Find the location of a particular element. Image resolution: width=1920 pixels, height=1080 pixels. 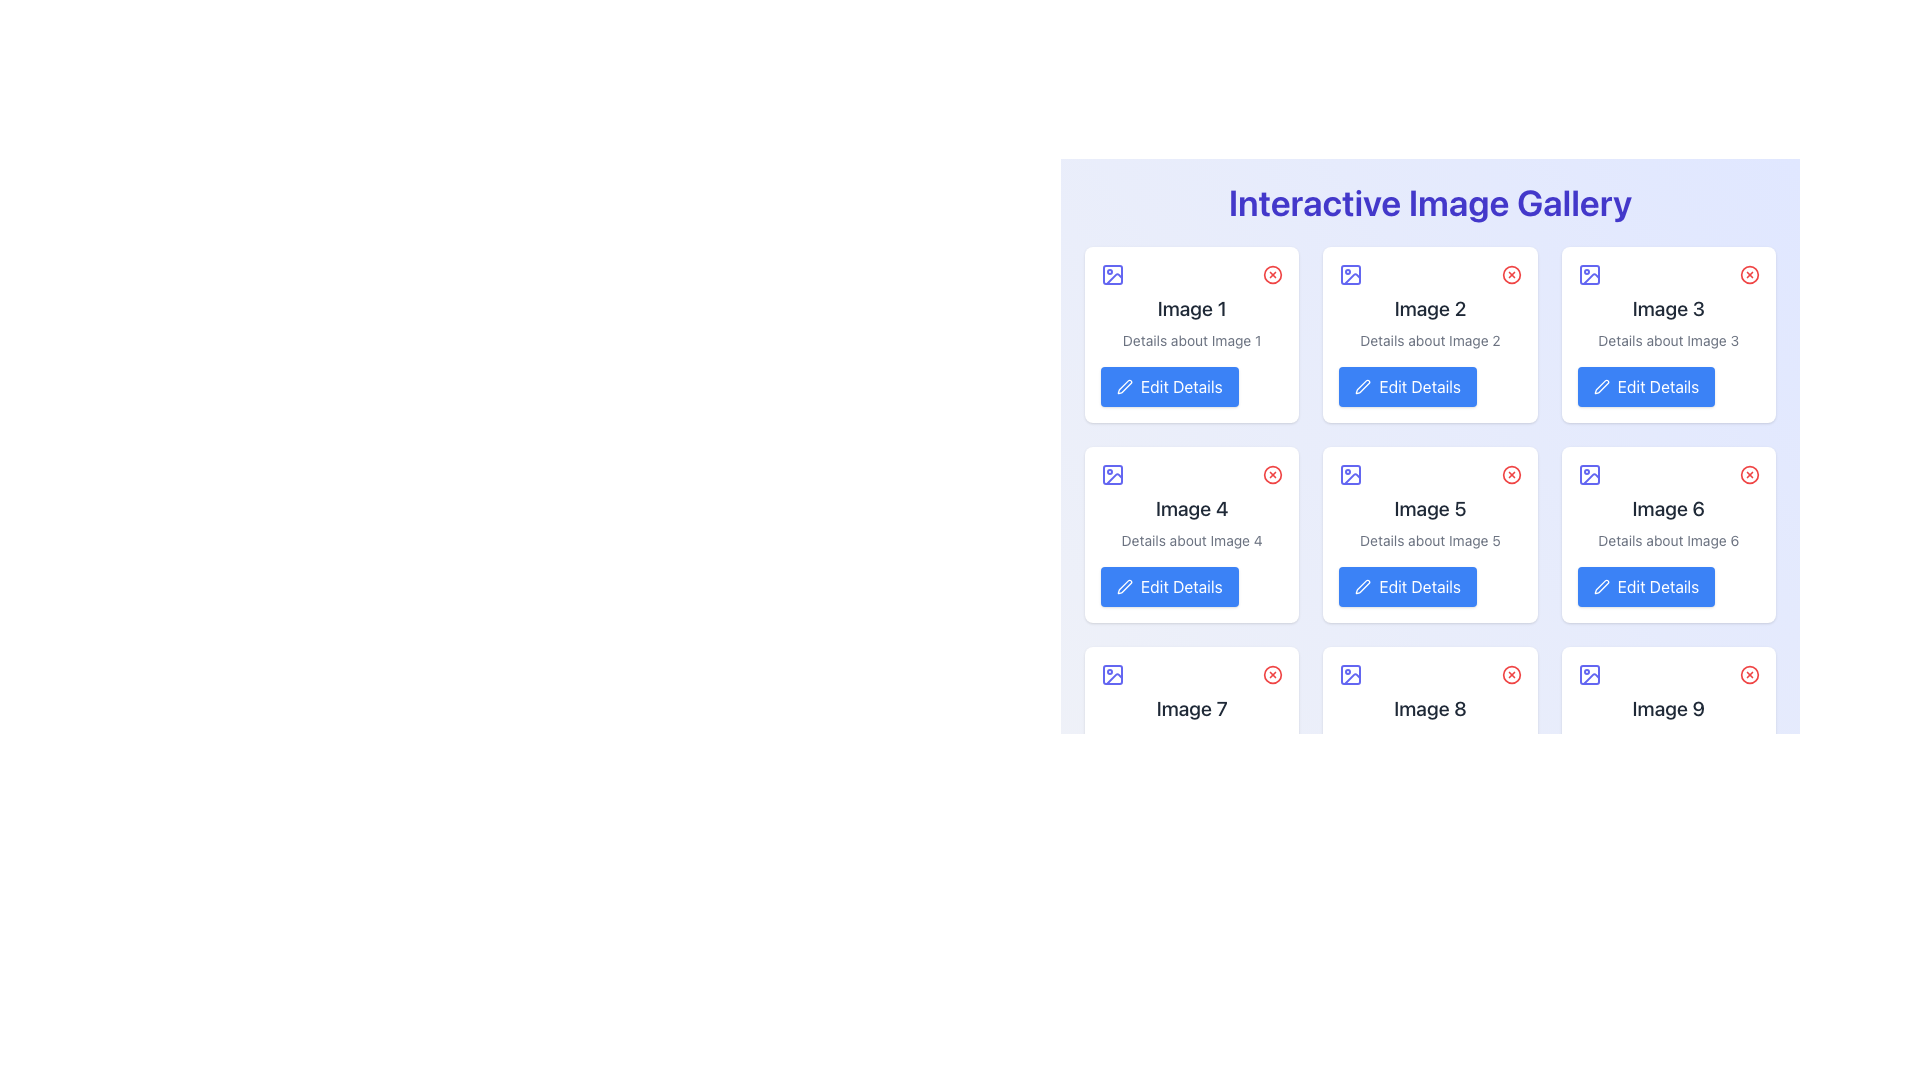

the pencil icon embedded within the blue 'Edit Details' button, which symbolizes 'edit' functionality and is positioned below an image card is located at coordinates (1362, 386).